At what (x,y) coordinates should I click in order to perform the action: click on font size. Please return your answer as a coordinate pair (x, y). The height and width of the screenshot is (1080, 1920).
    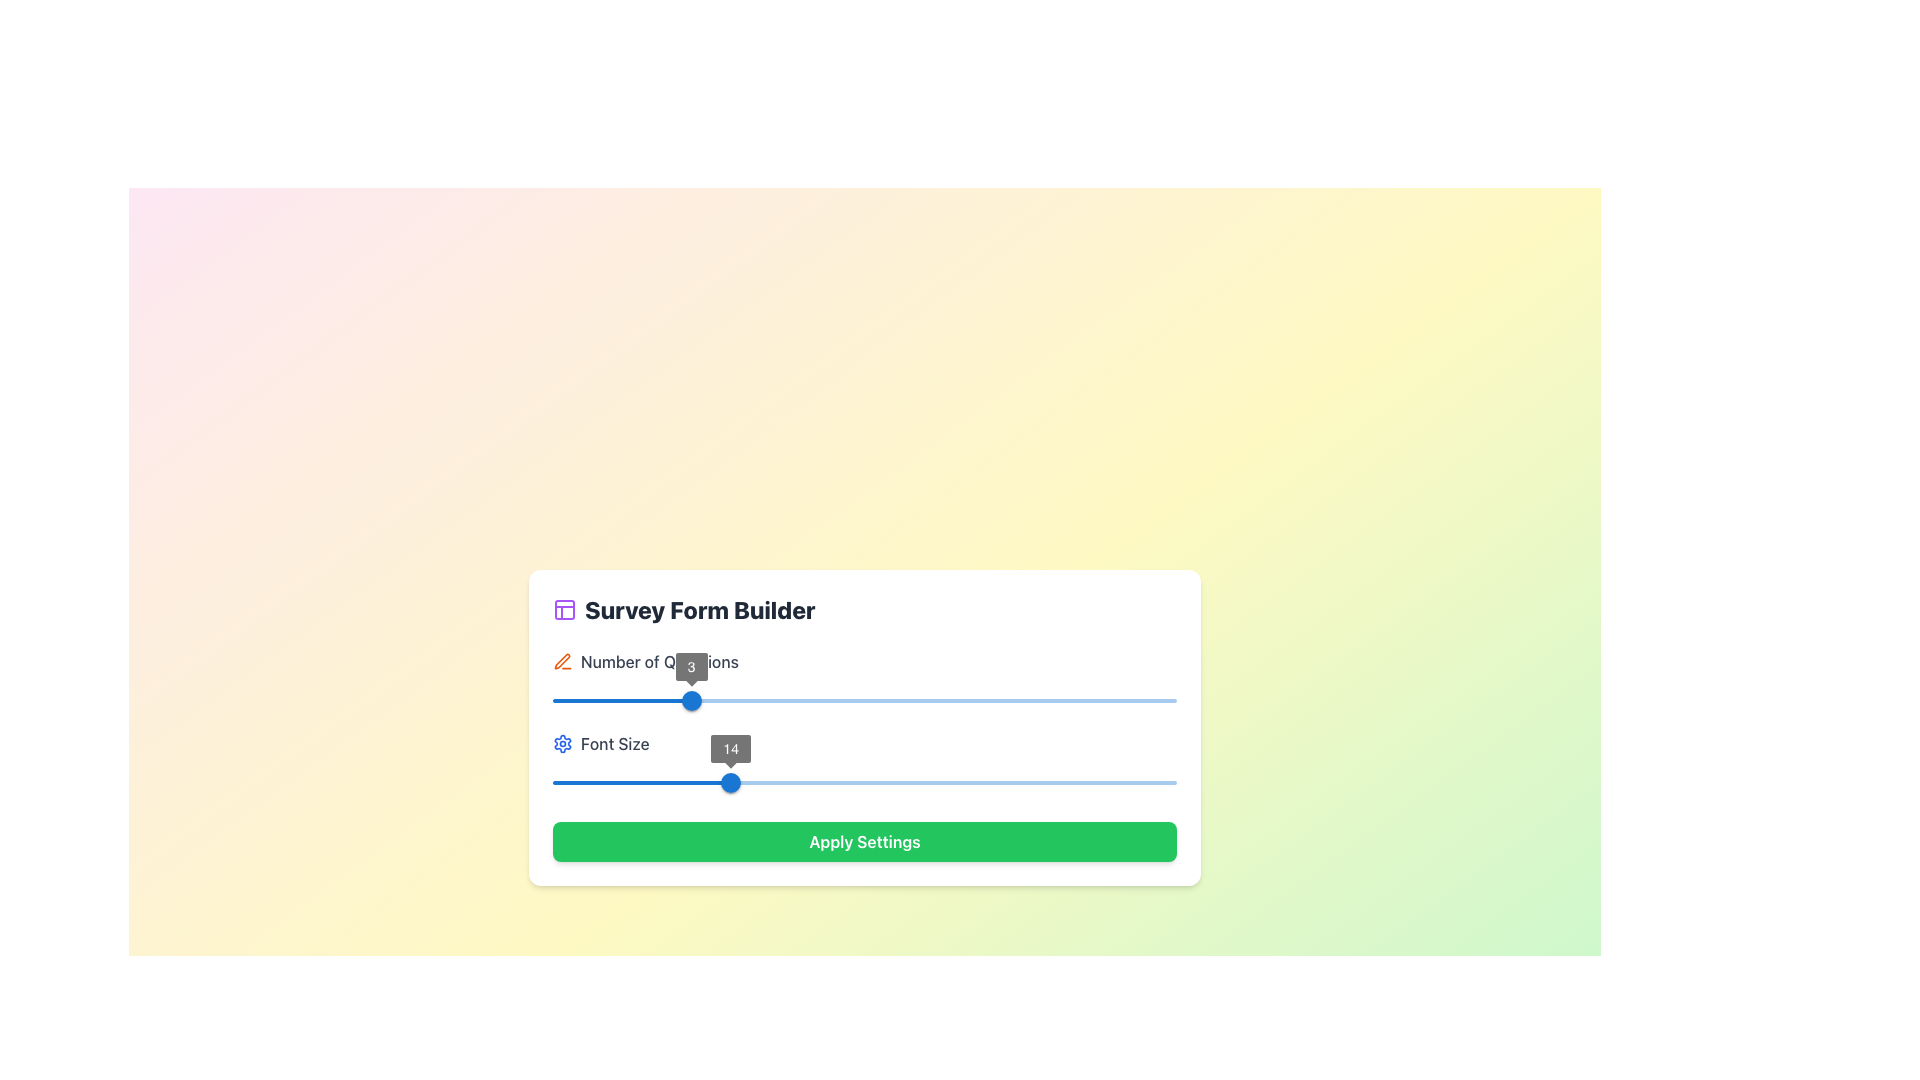
    Looking at the image, I should click on (1045, 782).